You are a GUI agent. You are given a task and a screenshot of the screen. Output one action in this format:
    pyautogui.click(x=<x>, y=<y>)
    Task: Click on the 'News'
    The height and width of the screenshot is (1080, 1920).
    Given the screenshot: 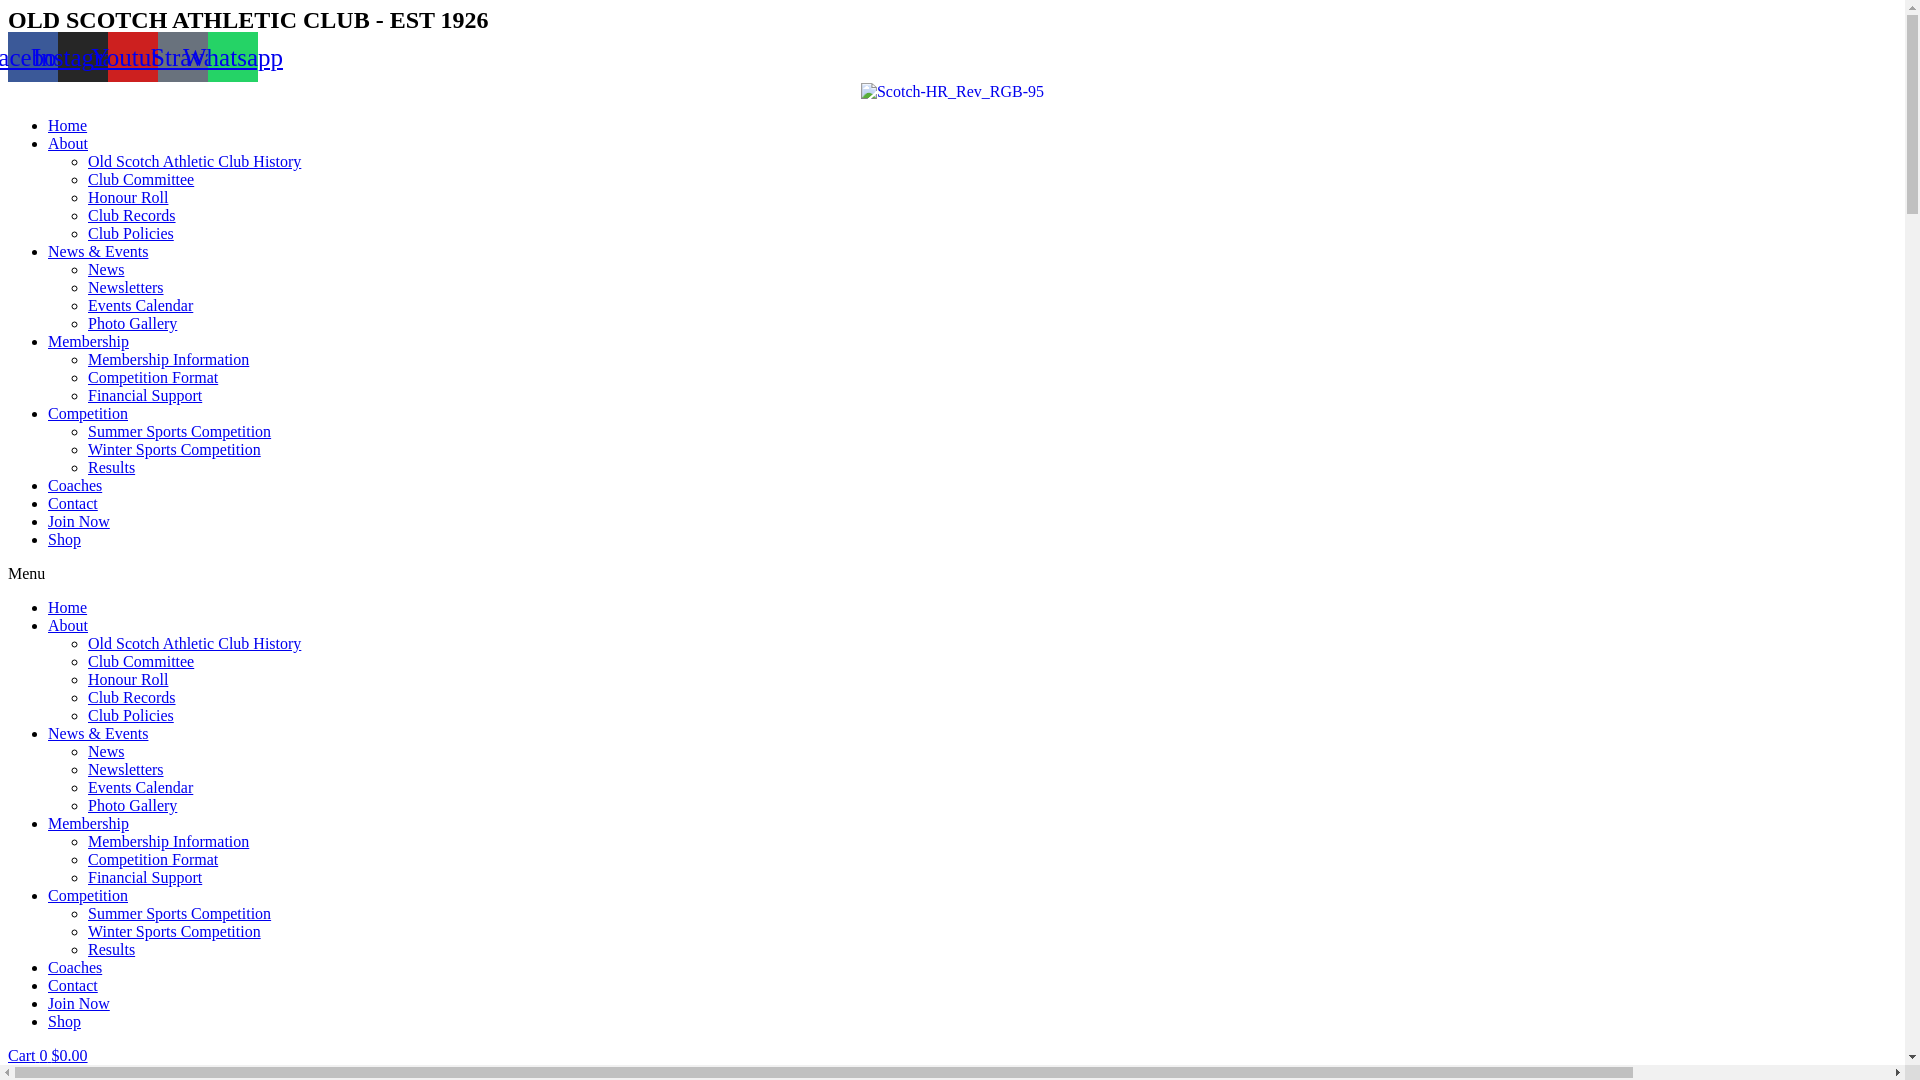 What is the action you would take?
    pyautogui.click(x=104, y=751)
    